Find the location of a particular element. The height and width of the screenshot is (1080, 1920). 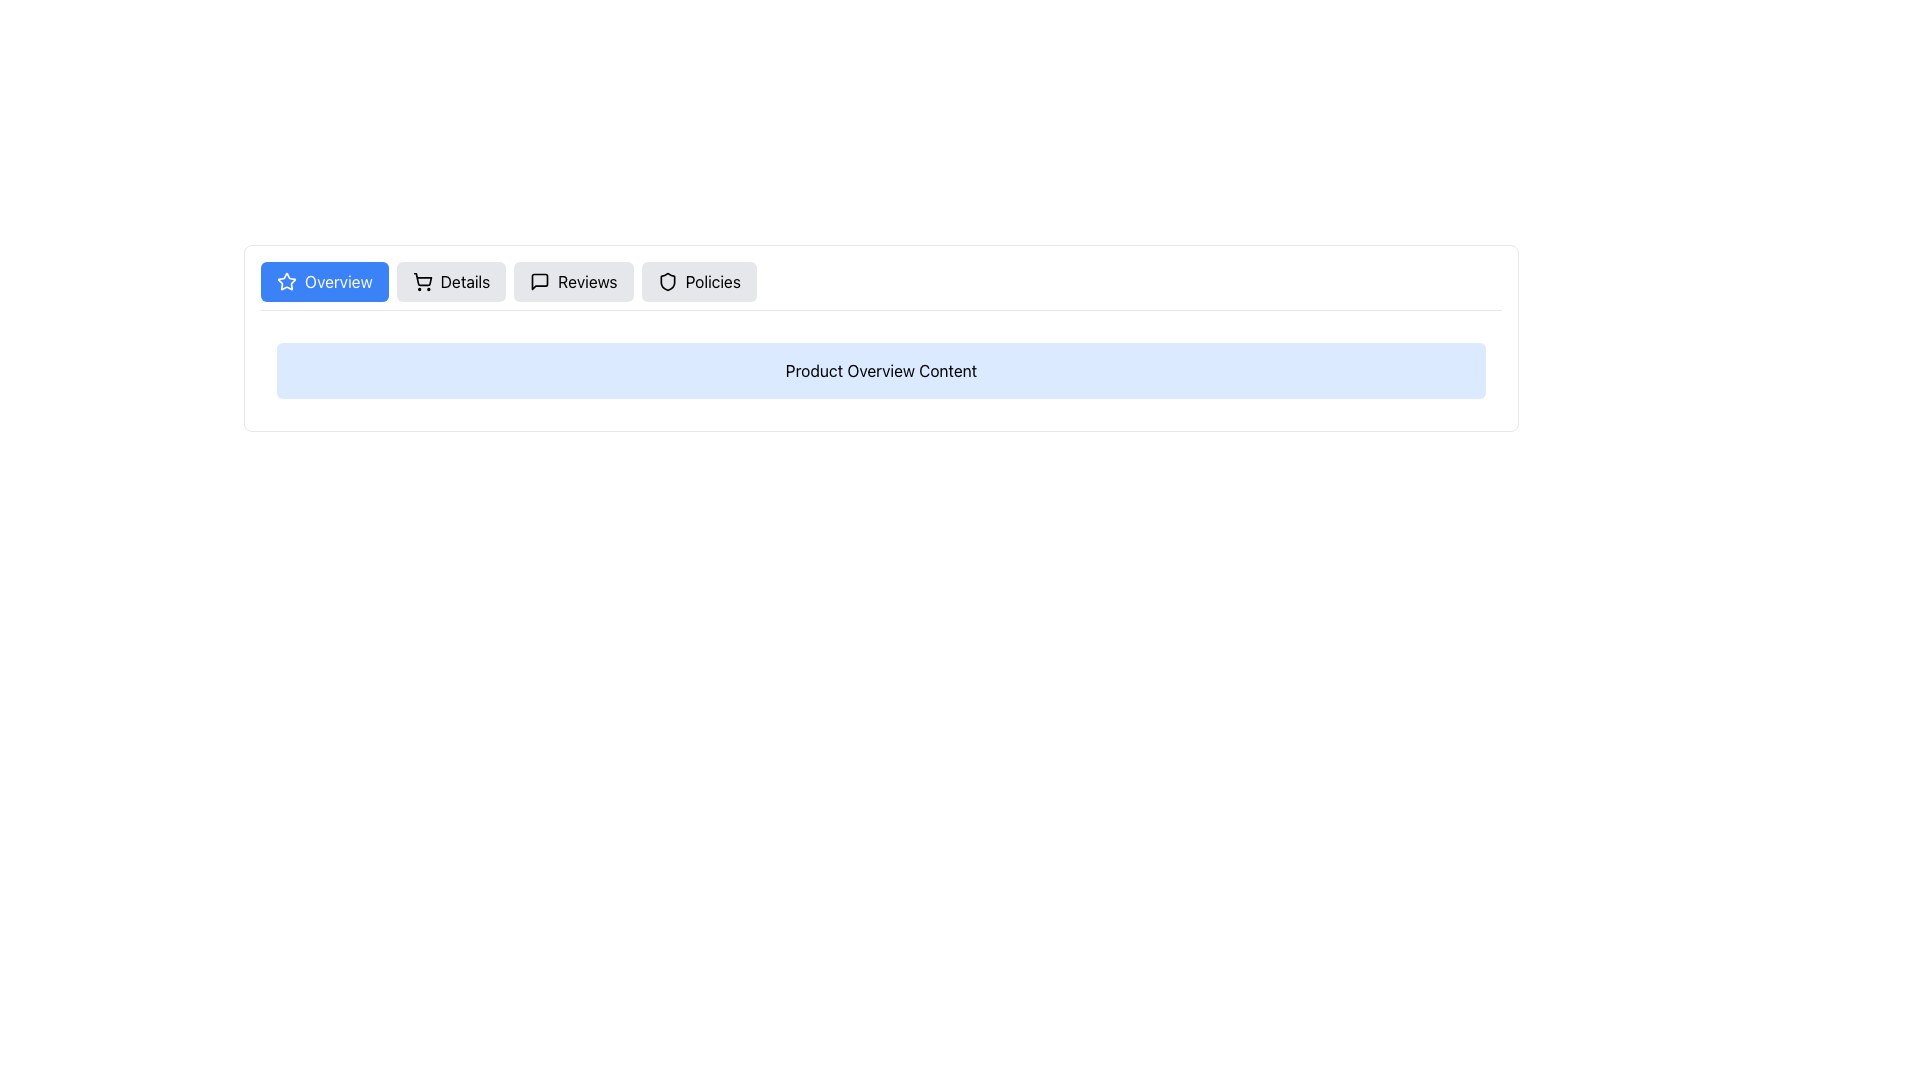

the active 'Overview' button with a blue background and white text is located at coordinates (324, 281).